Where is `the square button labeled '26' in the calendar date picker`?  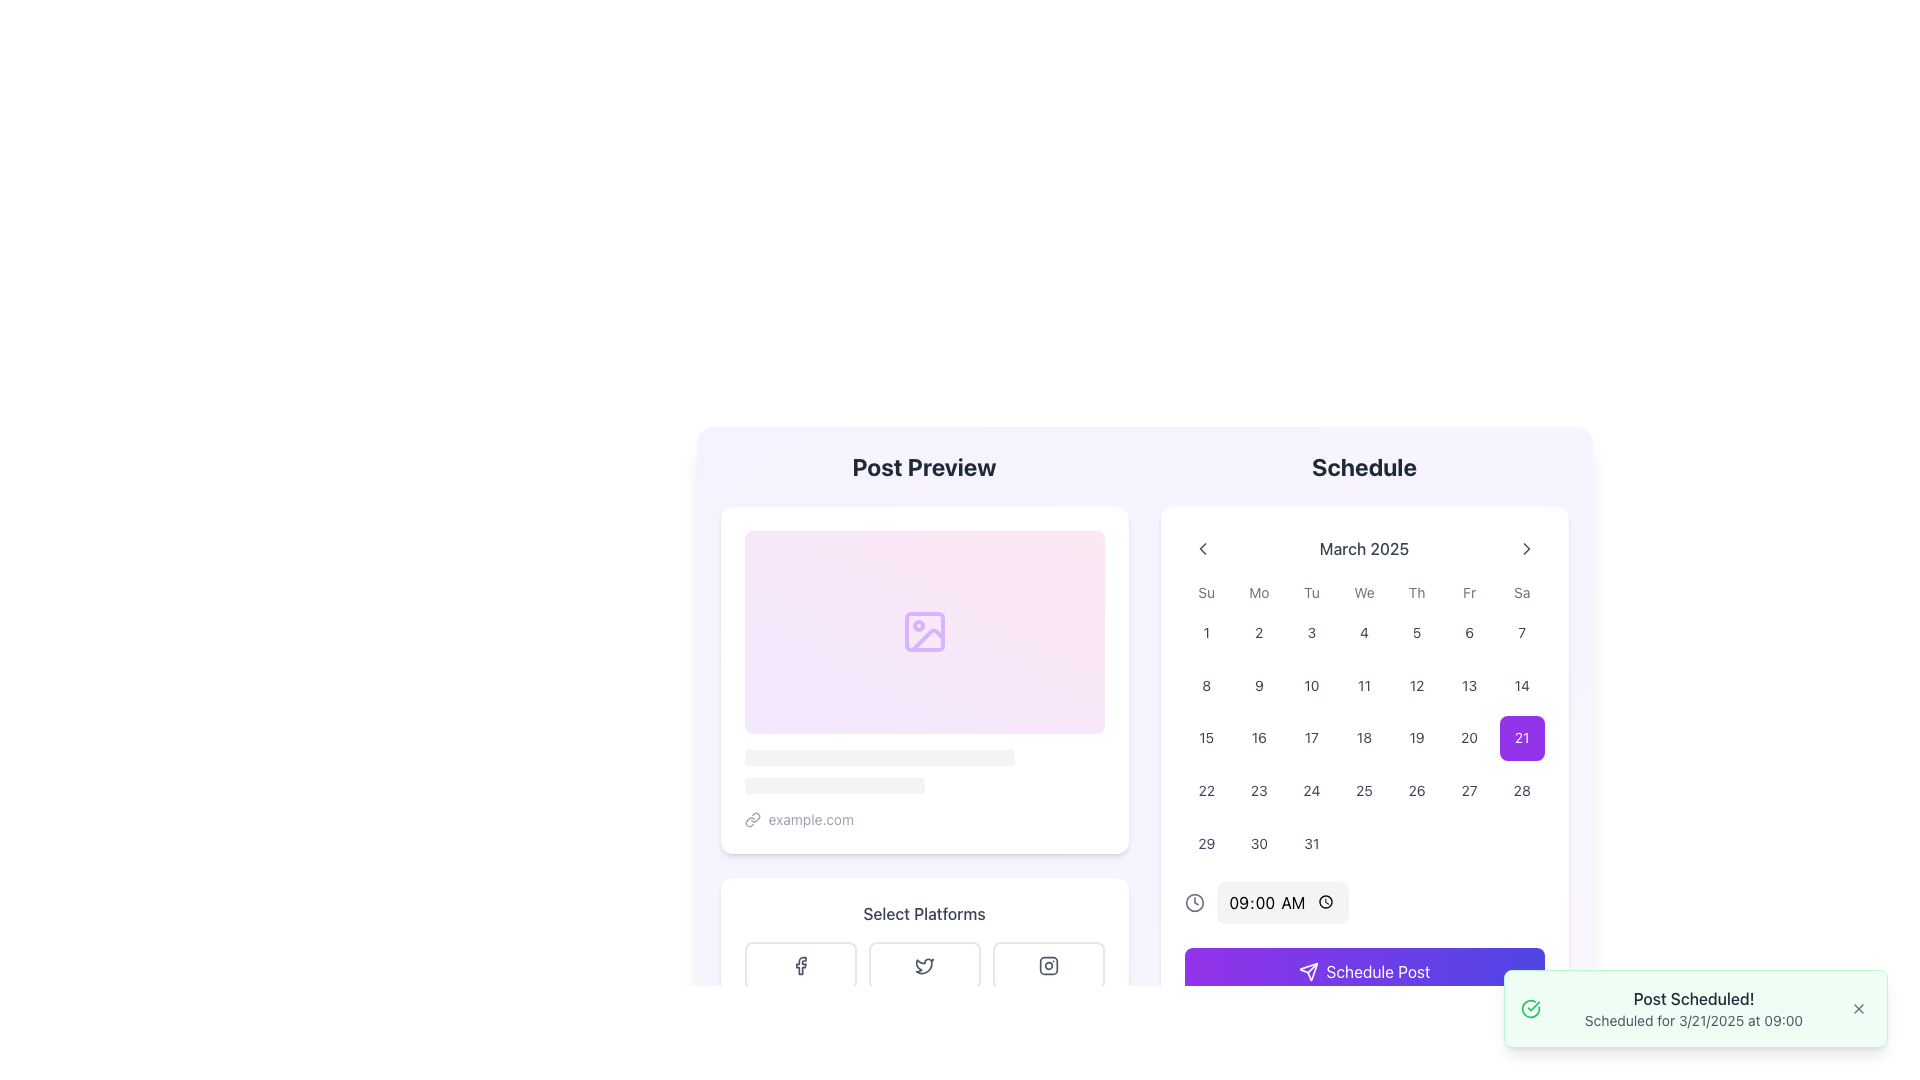 the square button labeled '26' in the calendar date picker is located at coordinates (1416, 789).